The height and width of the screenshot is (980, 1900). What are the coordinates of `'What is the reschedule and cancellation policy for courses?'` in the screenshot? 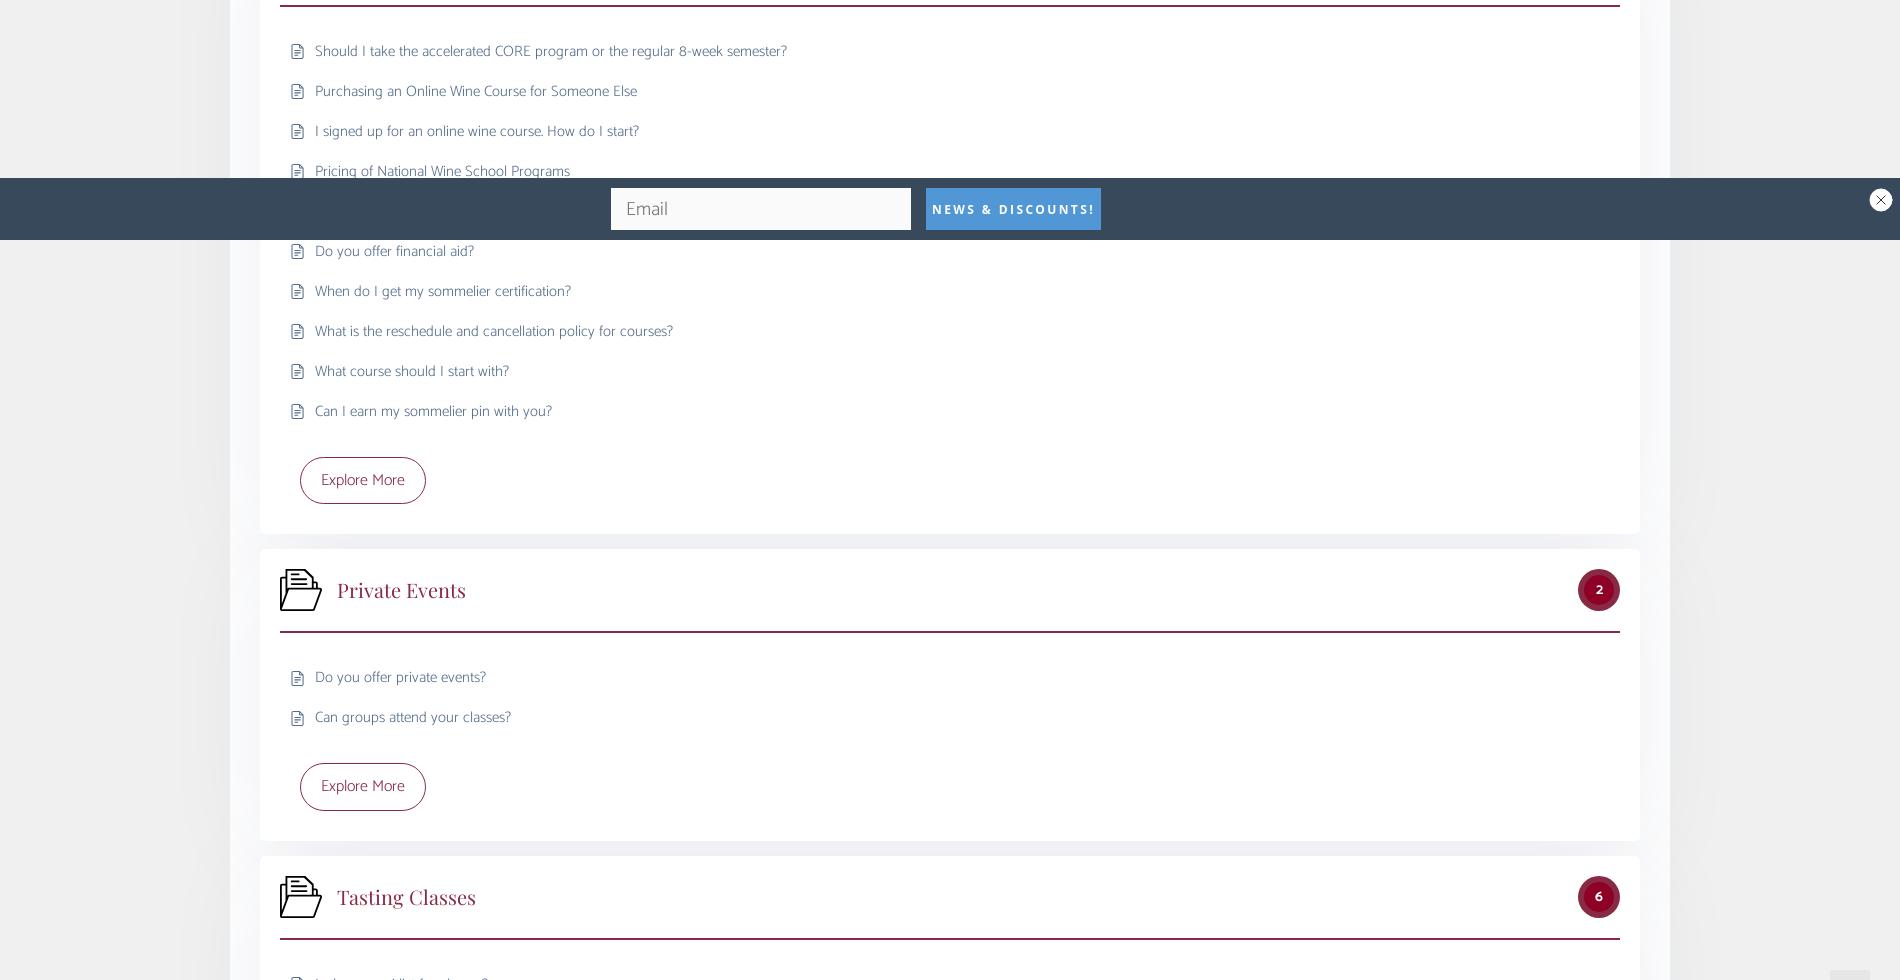 It's located at (494, 330).